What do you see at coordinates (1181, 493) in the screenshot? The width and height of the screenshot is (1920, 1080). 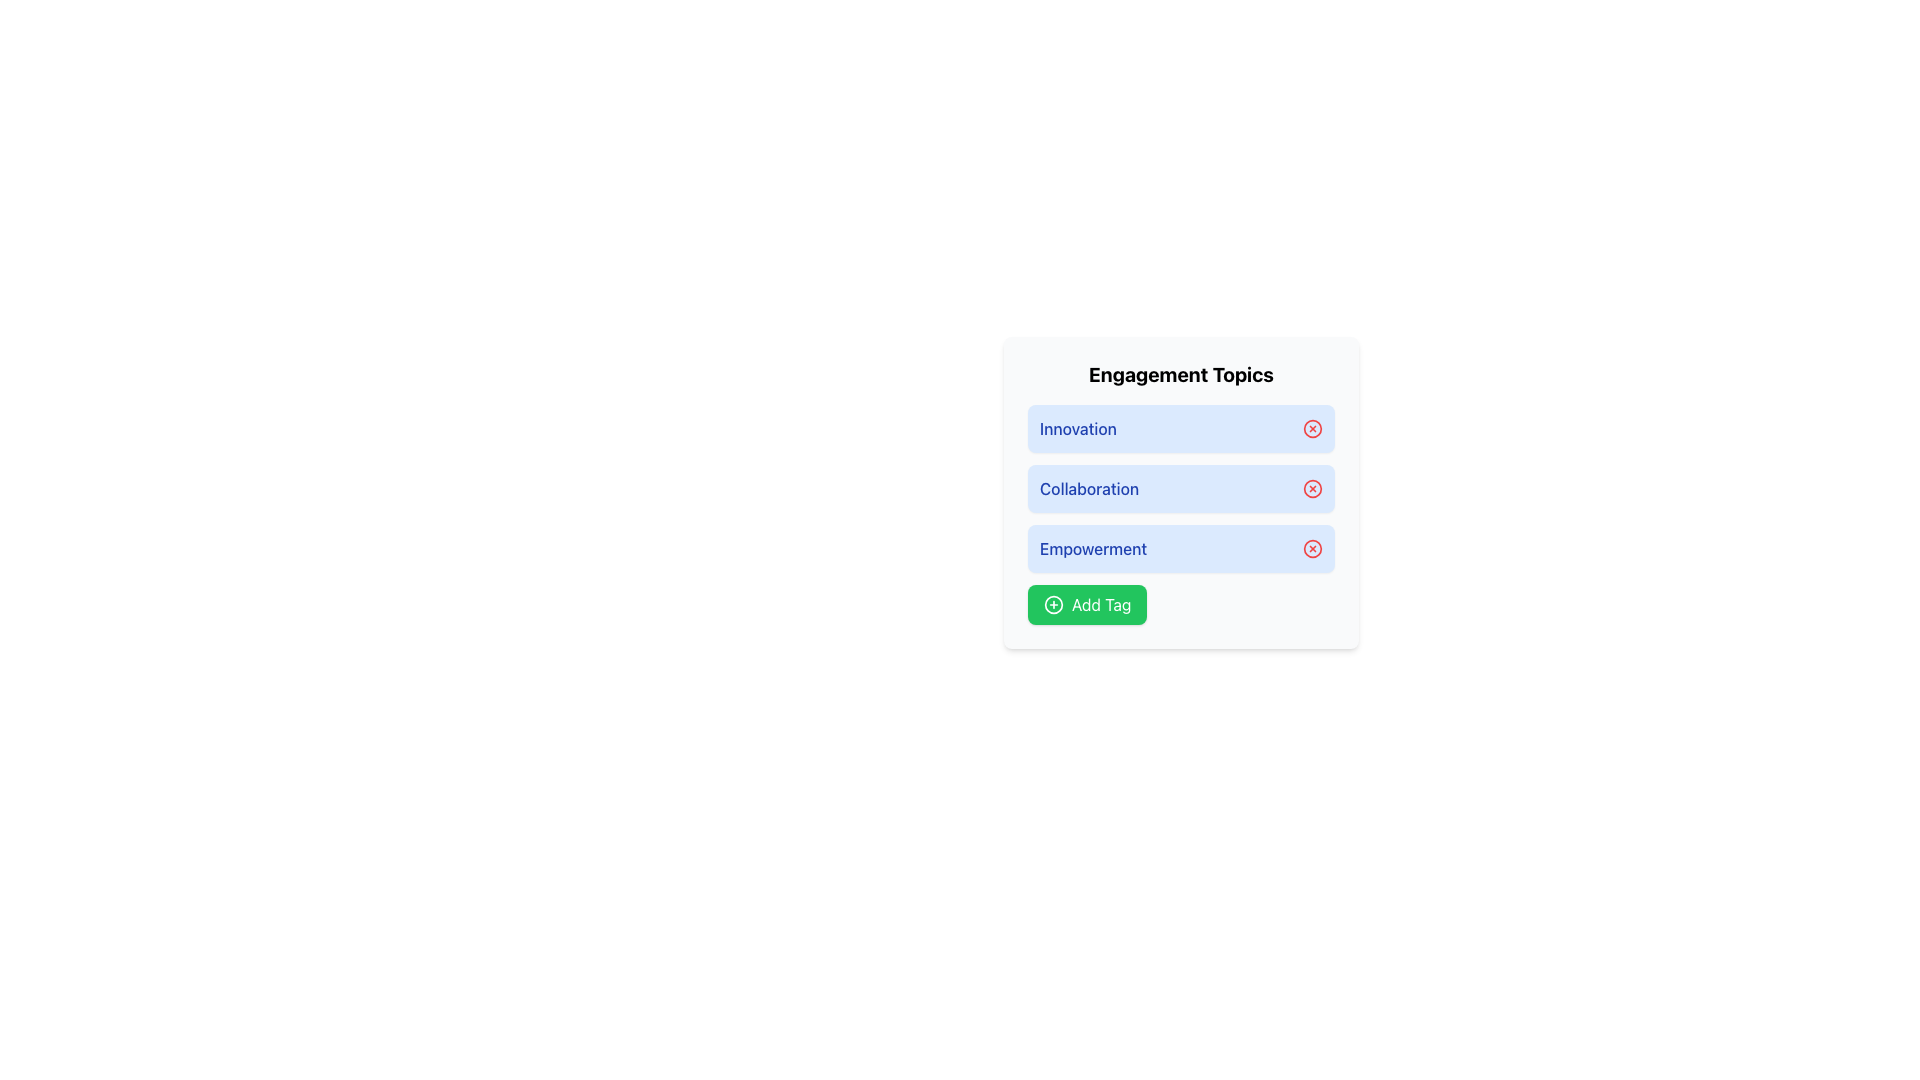 I see `the list item labeled 'Collaboration' in the vertically aligned group of engagement topics, positioned below 'Innovation' and above 'Empowerment'` at bounding box center [1181, 493].